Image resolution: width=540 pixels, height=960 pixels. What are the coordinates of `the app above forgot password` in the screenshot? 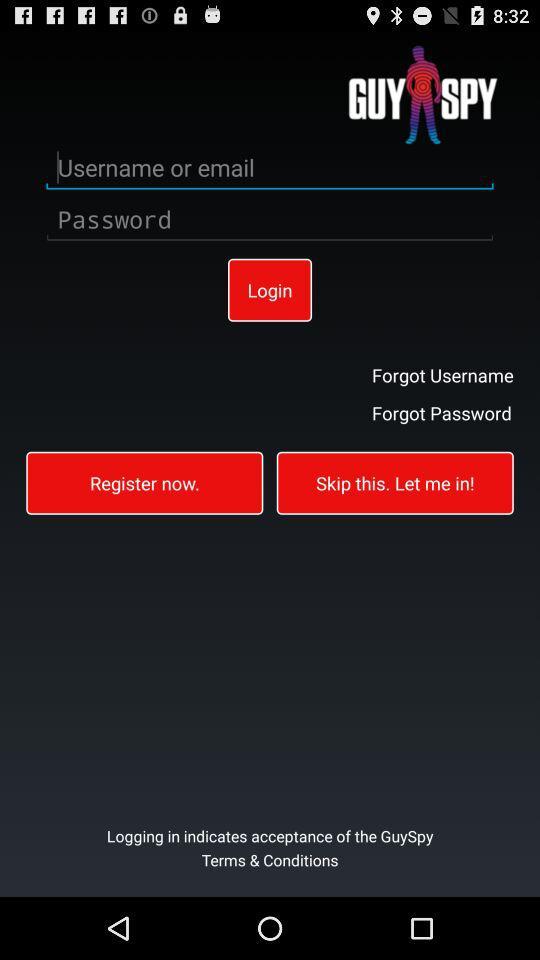 It's located at (442, 373).